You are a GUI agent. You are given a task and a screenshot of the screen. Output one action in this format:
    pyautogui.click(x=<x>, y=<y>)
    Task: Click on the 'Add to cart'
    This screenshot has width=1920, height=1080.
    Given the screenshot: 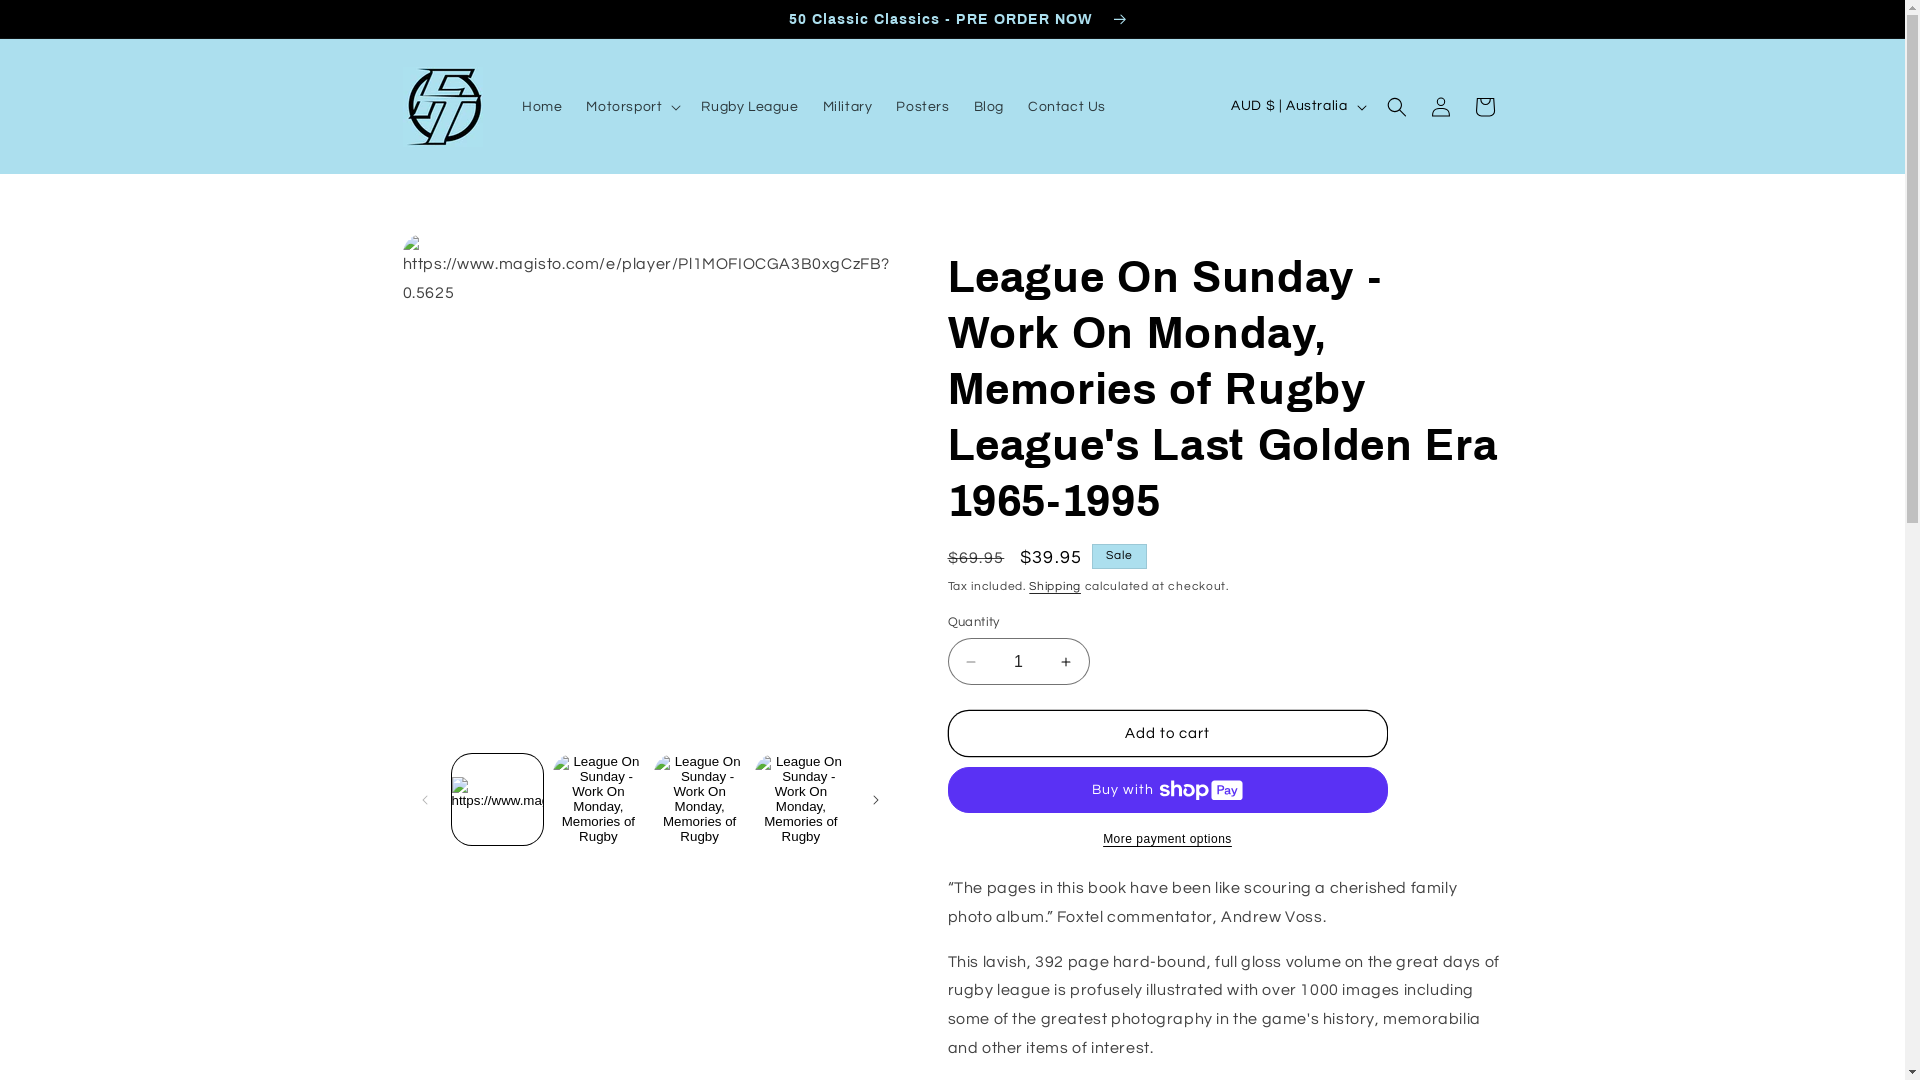 What is the action you would take?
    pyautogui.click(x=1167, y=733)
    